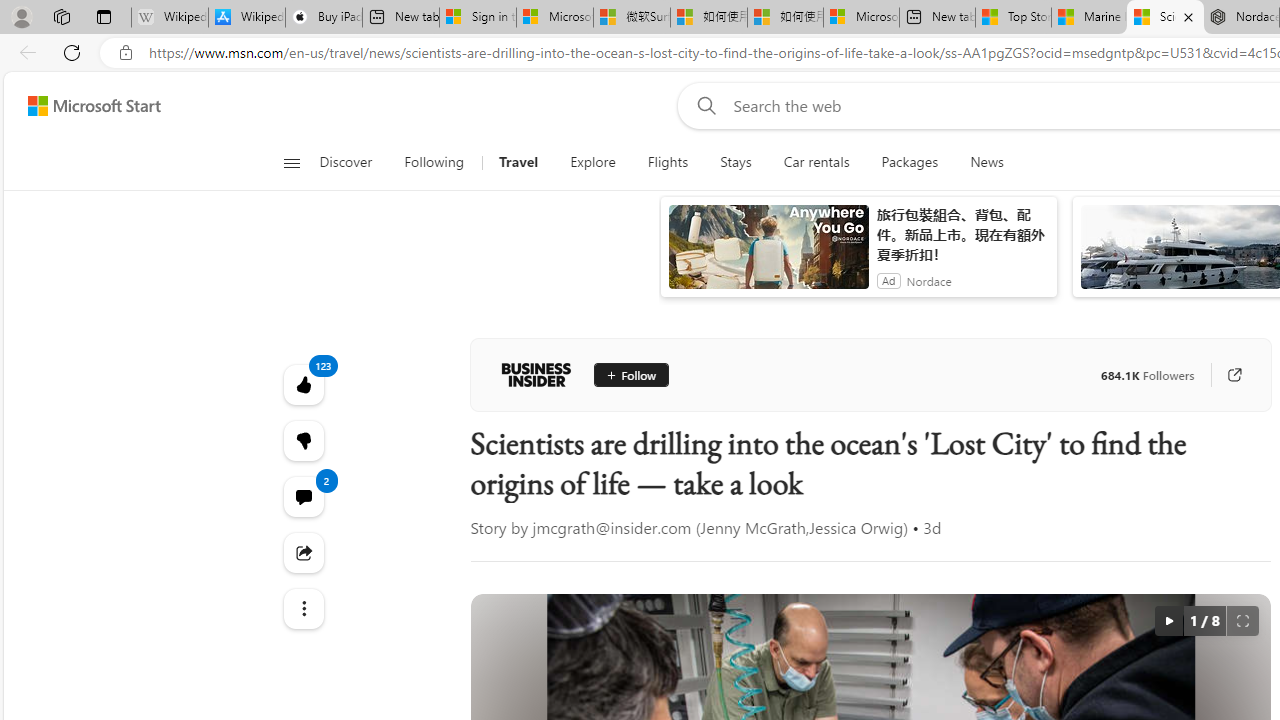  I want to click on 'News', so click(986, 162).